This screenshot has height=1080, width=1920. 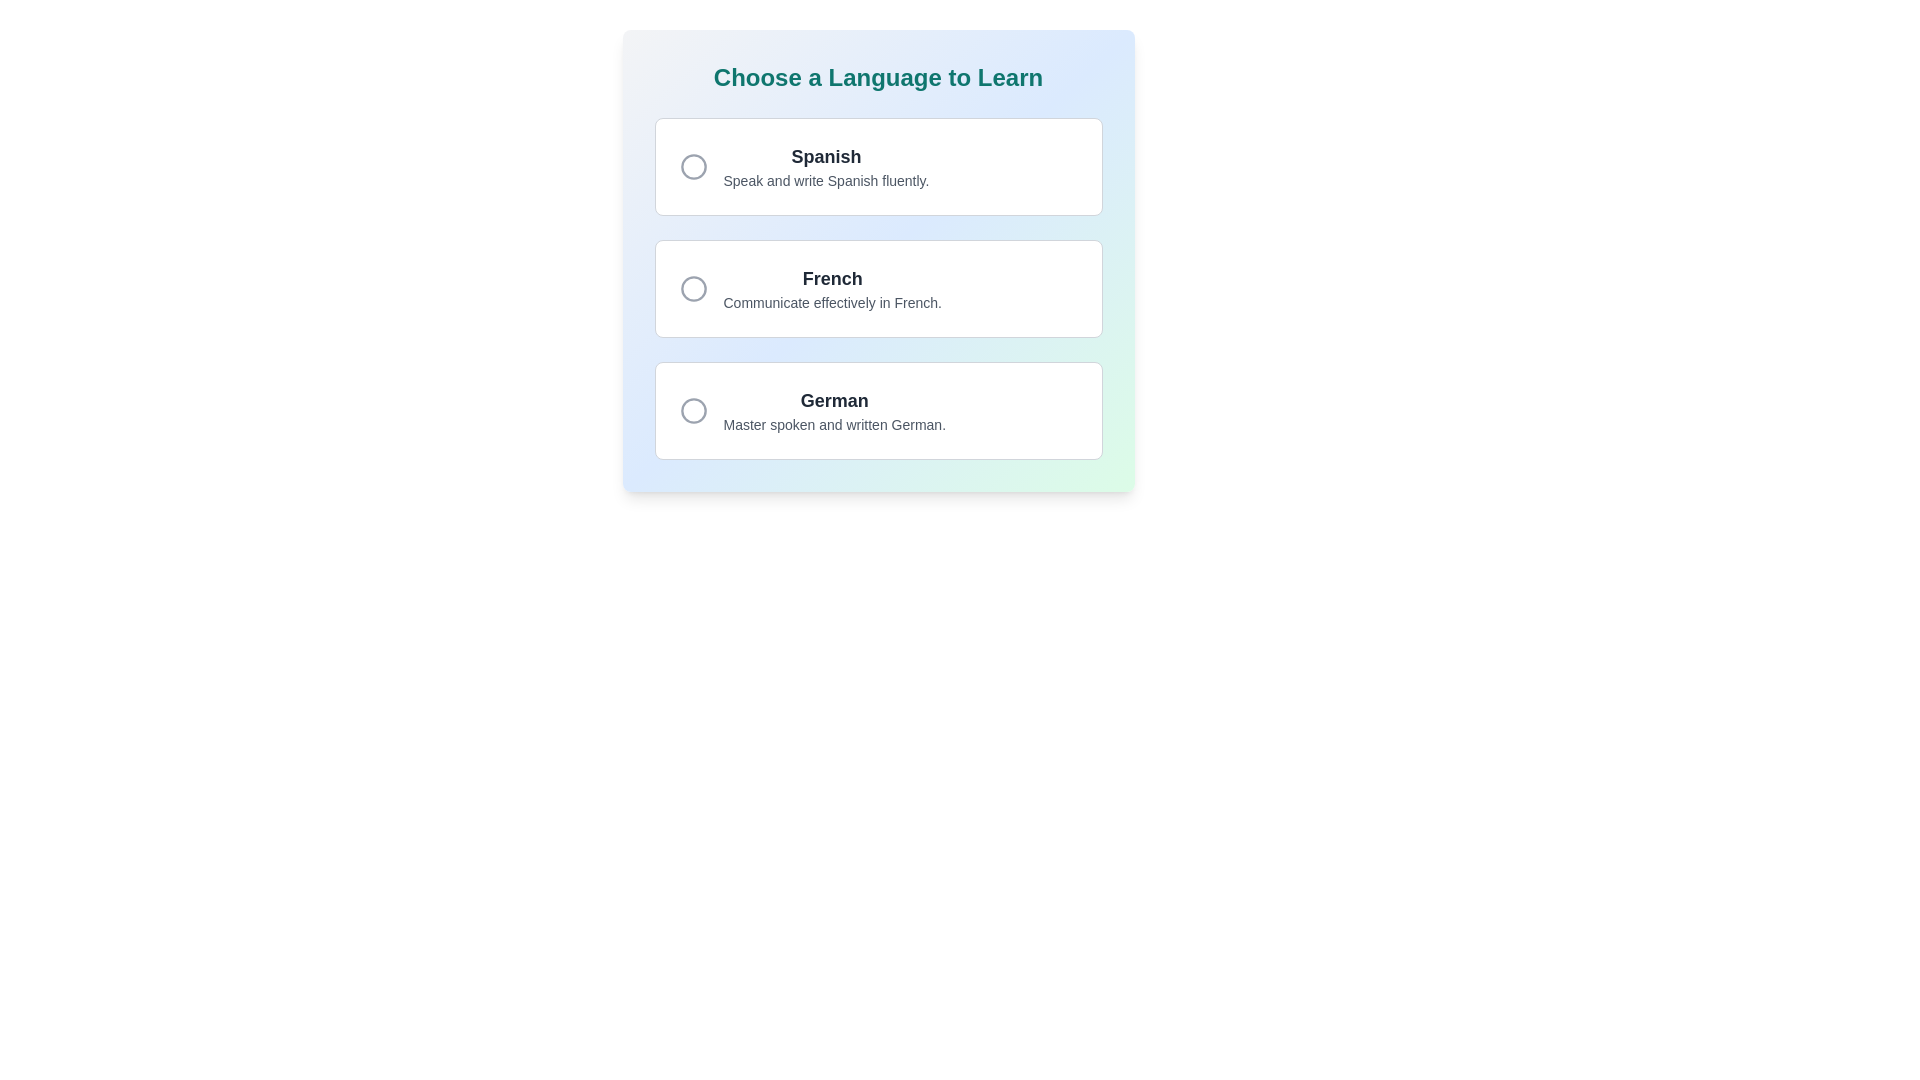 I want to click on prominently styled heading that displays 'Choose a Language to Learn', which is centered at the top of the language selection card, so click(x=878, y=76).